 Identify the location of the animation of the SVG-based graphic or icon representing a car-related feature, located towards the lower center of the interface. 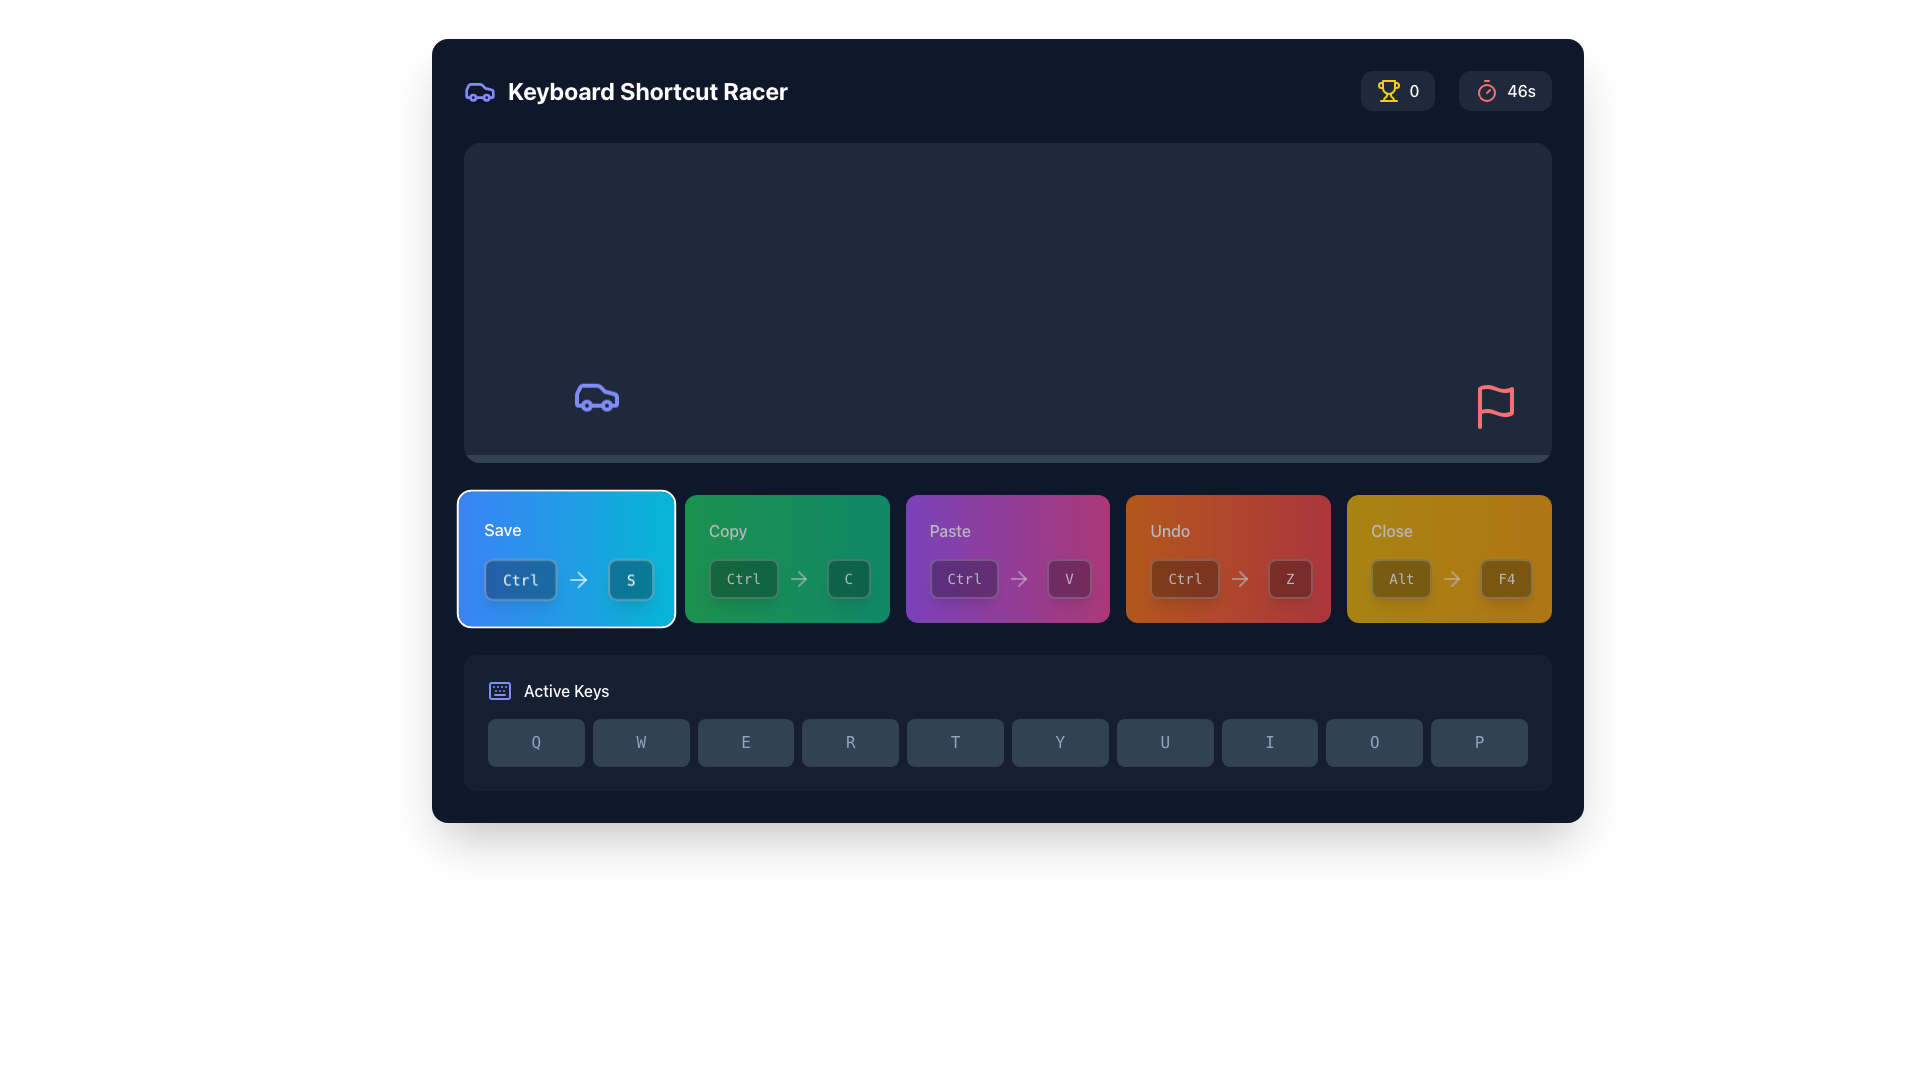
(595, 403).